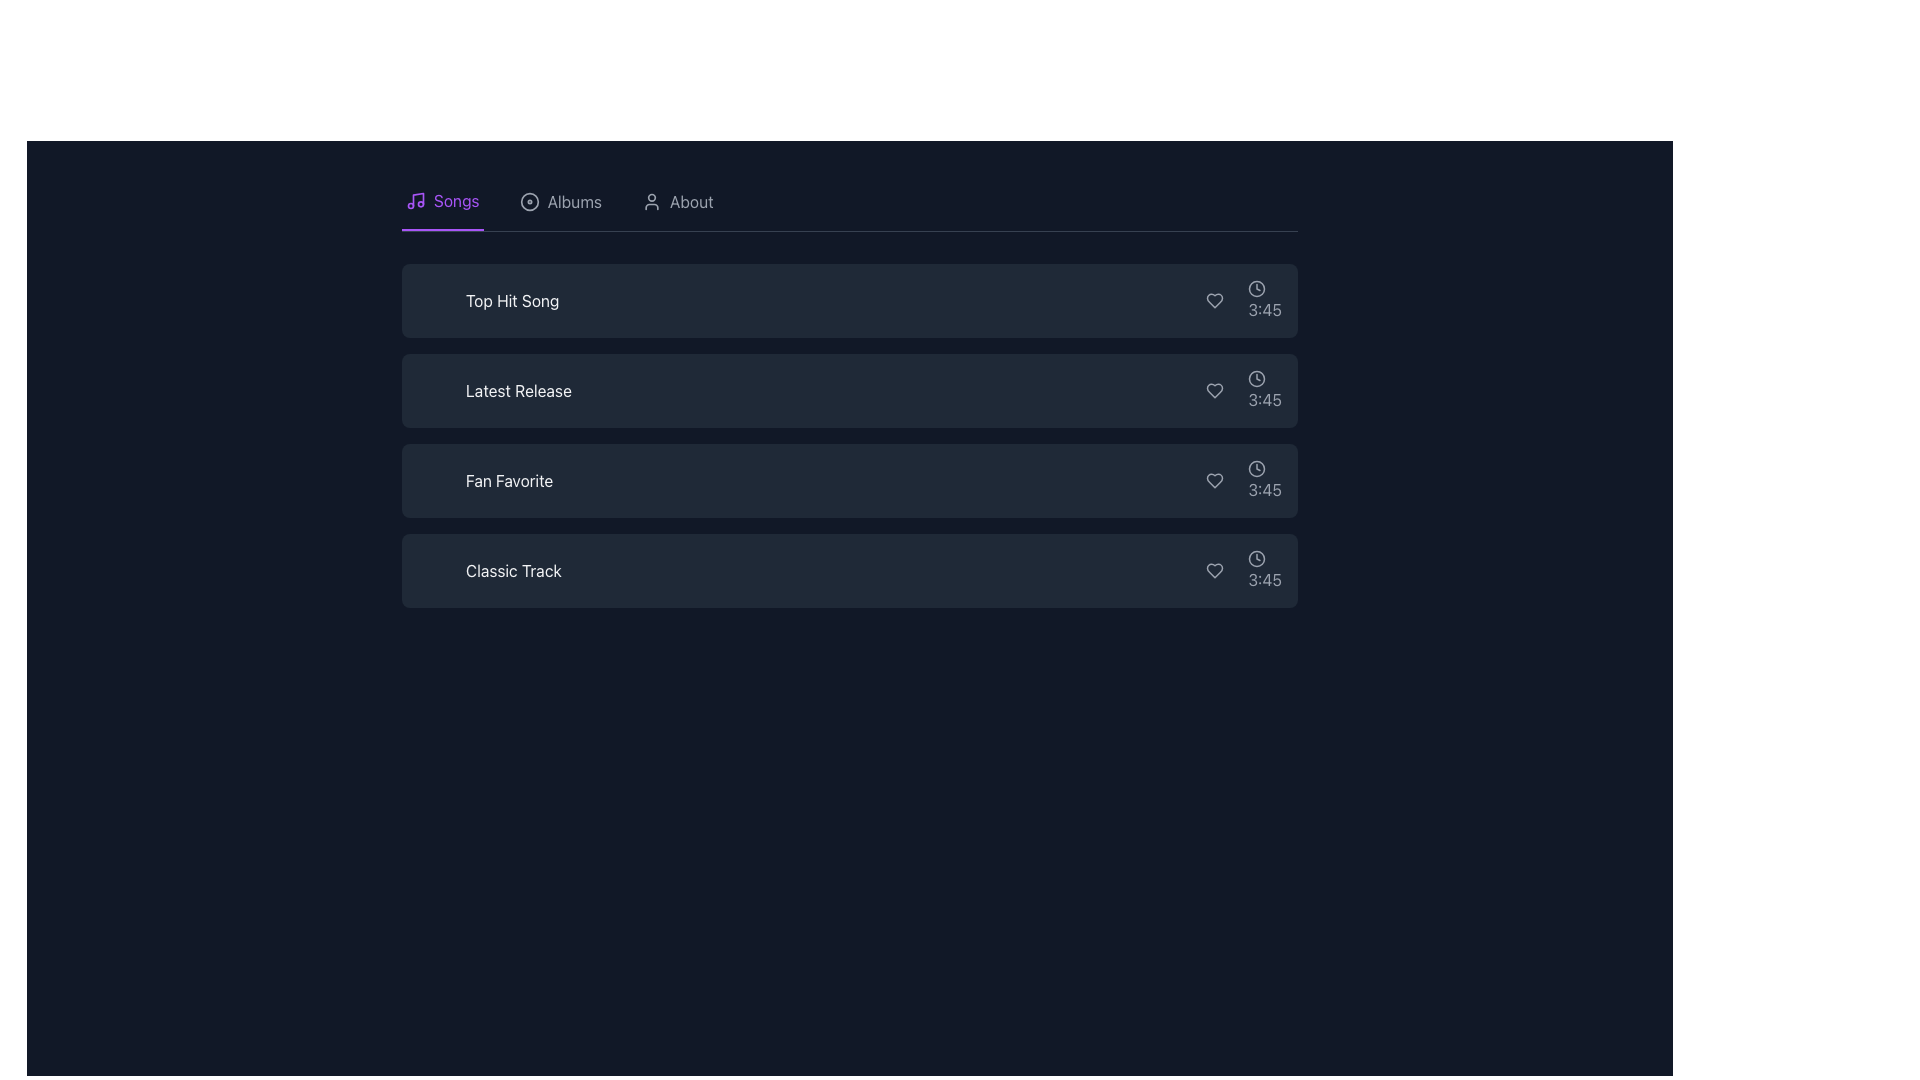 This screenshot has height=1080, width=1920. I want to click on the text label displaying 'Latest Release', so click(518, 390).